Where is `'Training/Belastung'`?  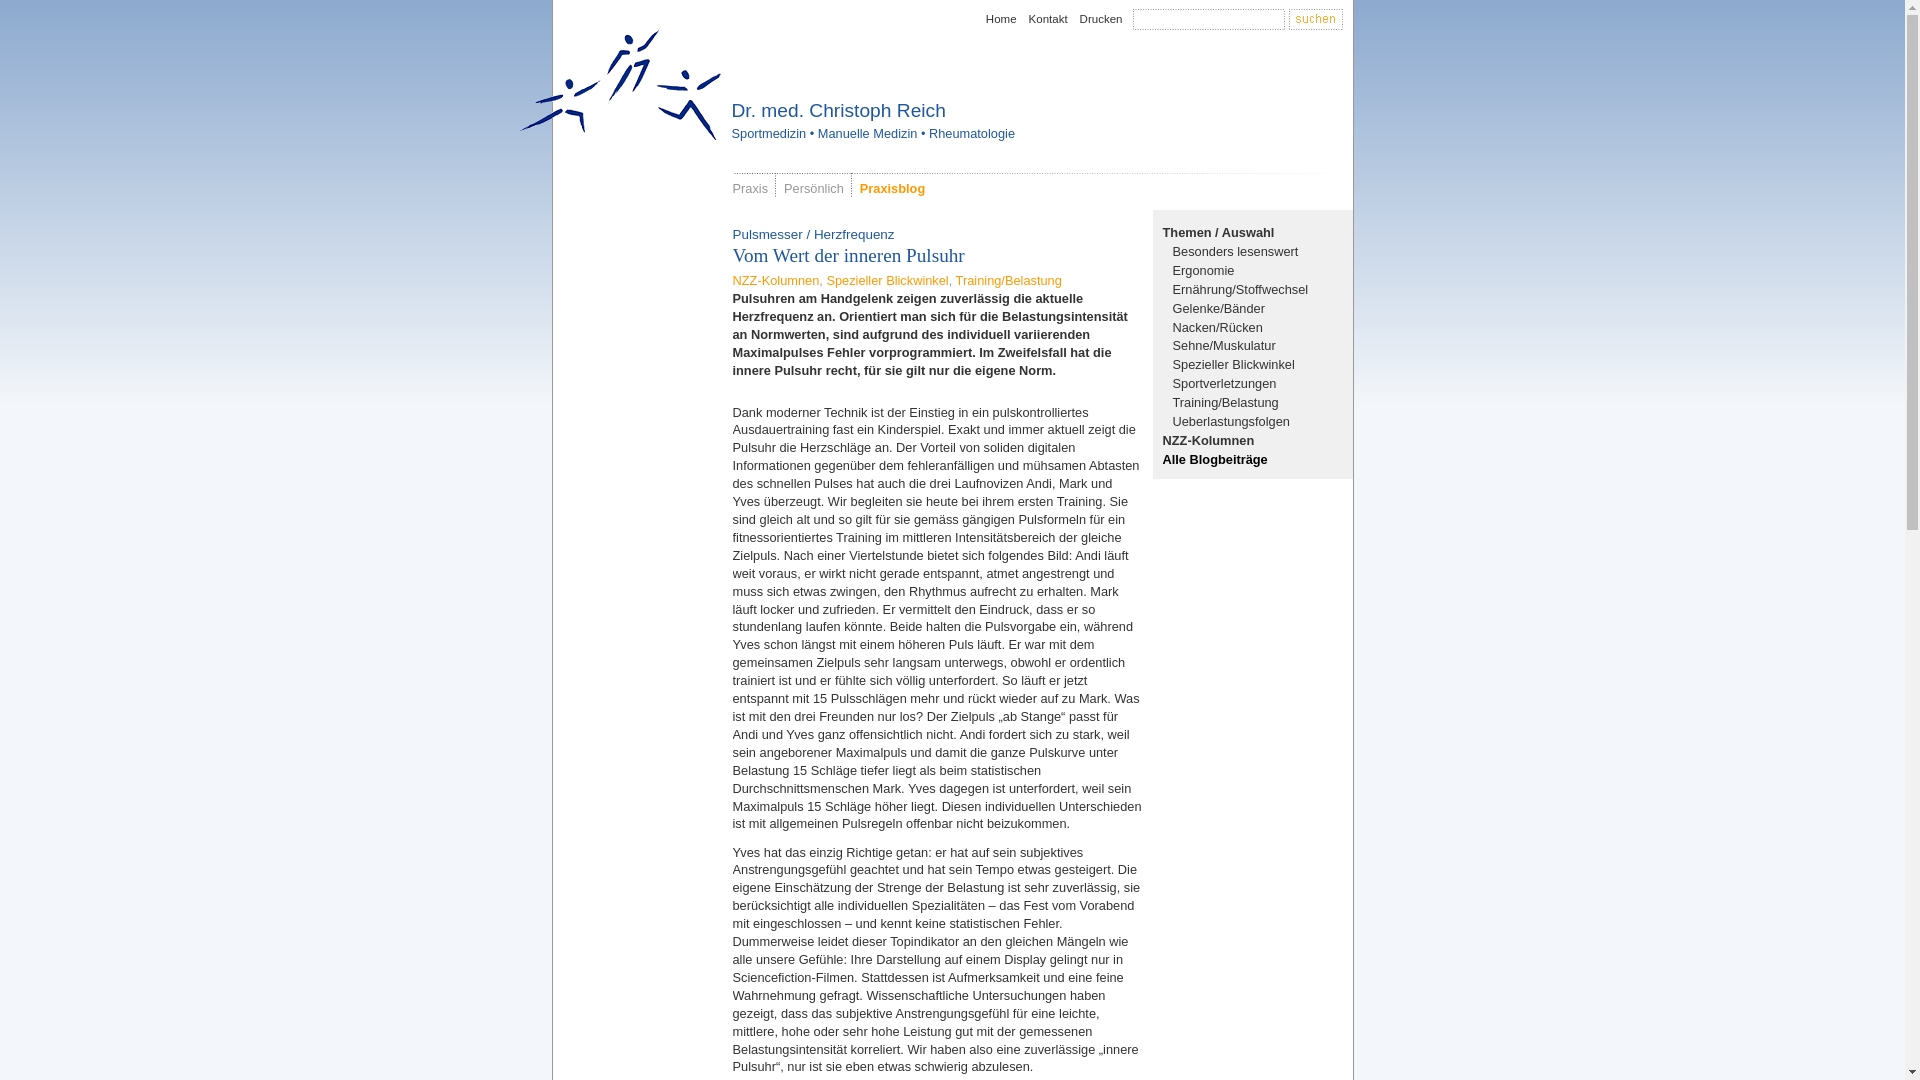
'Training/Belastung' is located at coordinates (954, 280).